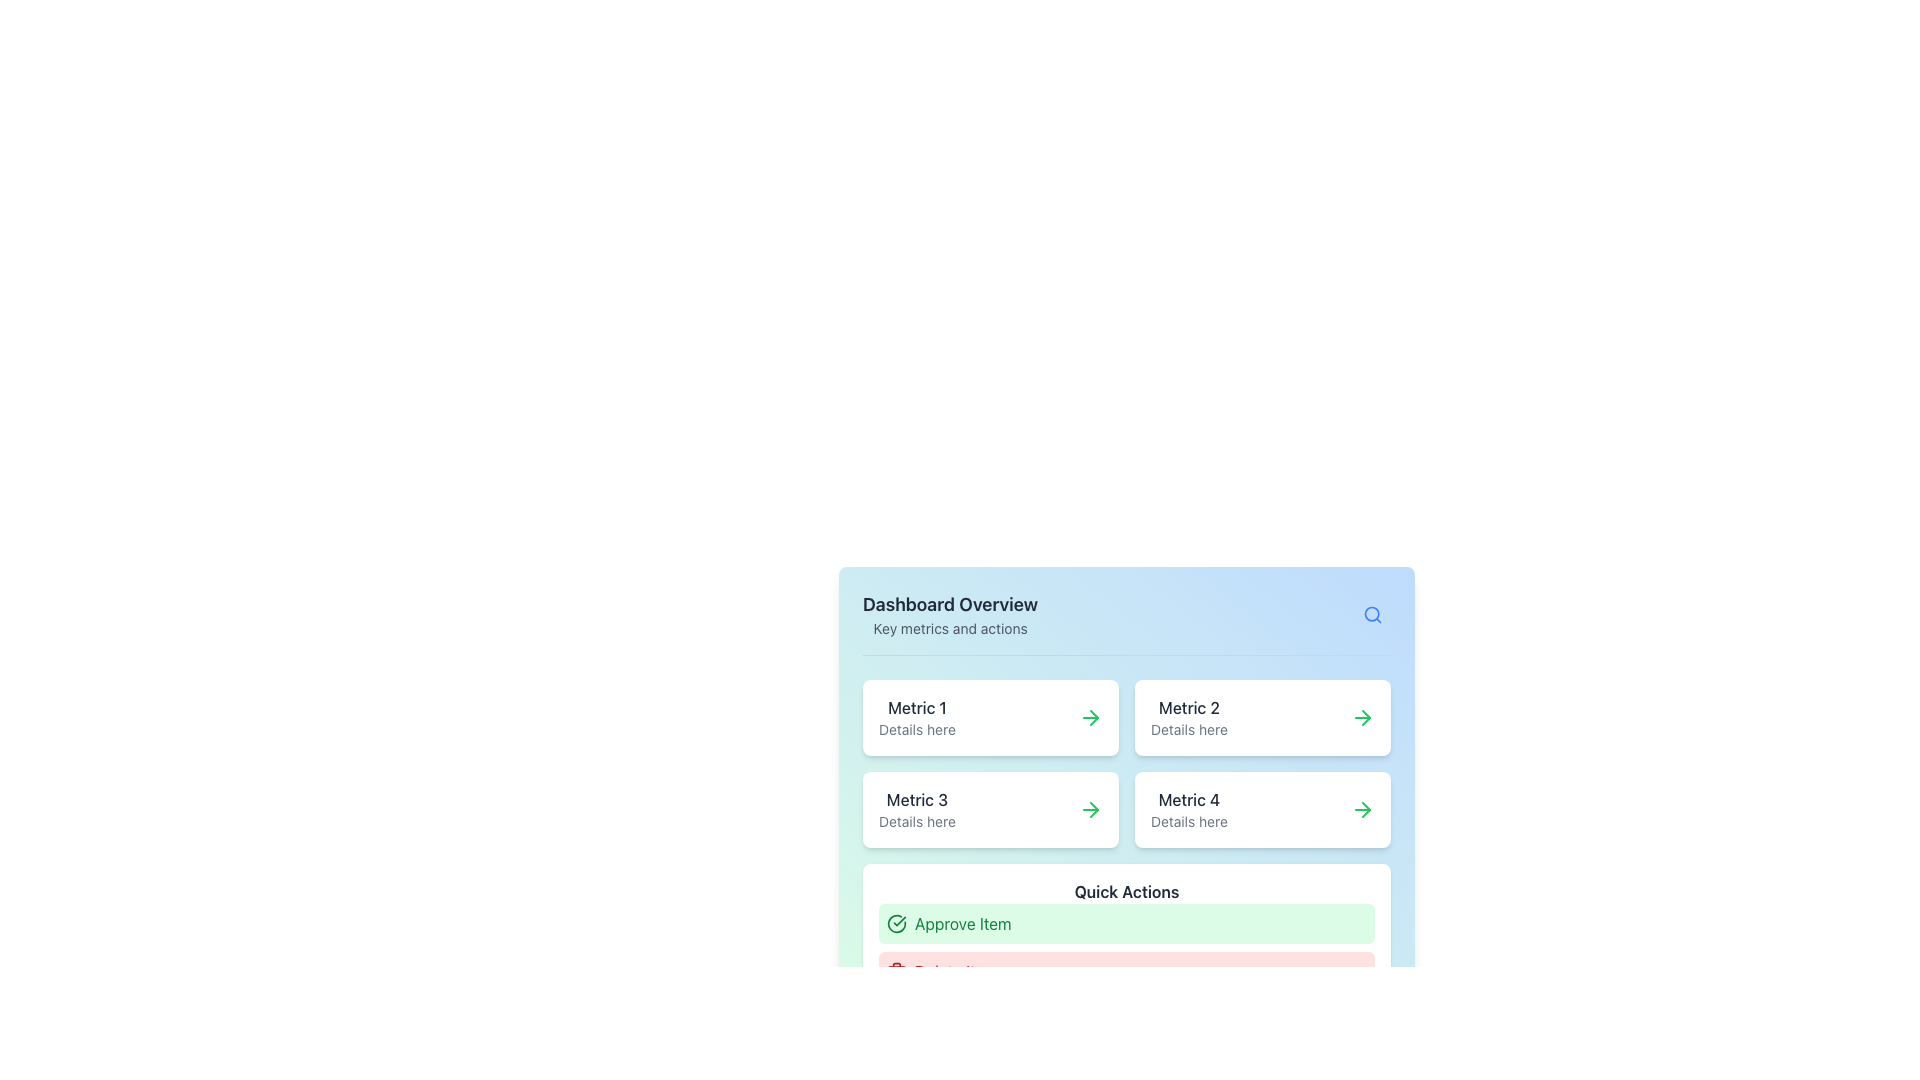 The width and height of the screenshot is (1920, 1080). What do you see at coordinates (1127, 890) in the screenshot?
I see `the text label that serves as a header for the section below, positioned above the 'Approve Item' and 'Delete Item' buttons` at bounding box center [1127, 890].